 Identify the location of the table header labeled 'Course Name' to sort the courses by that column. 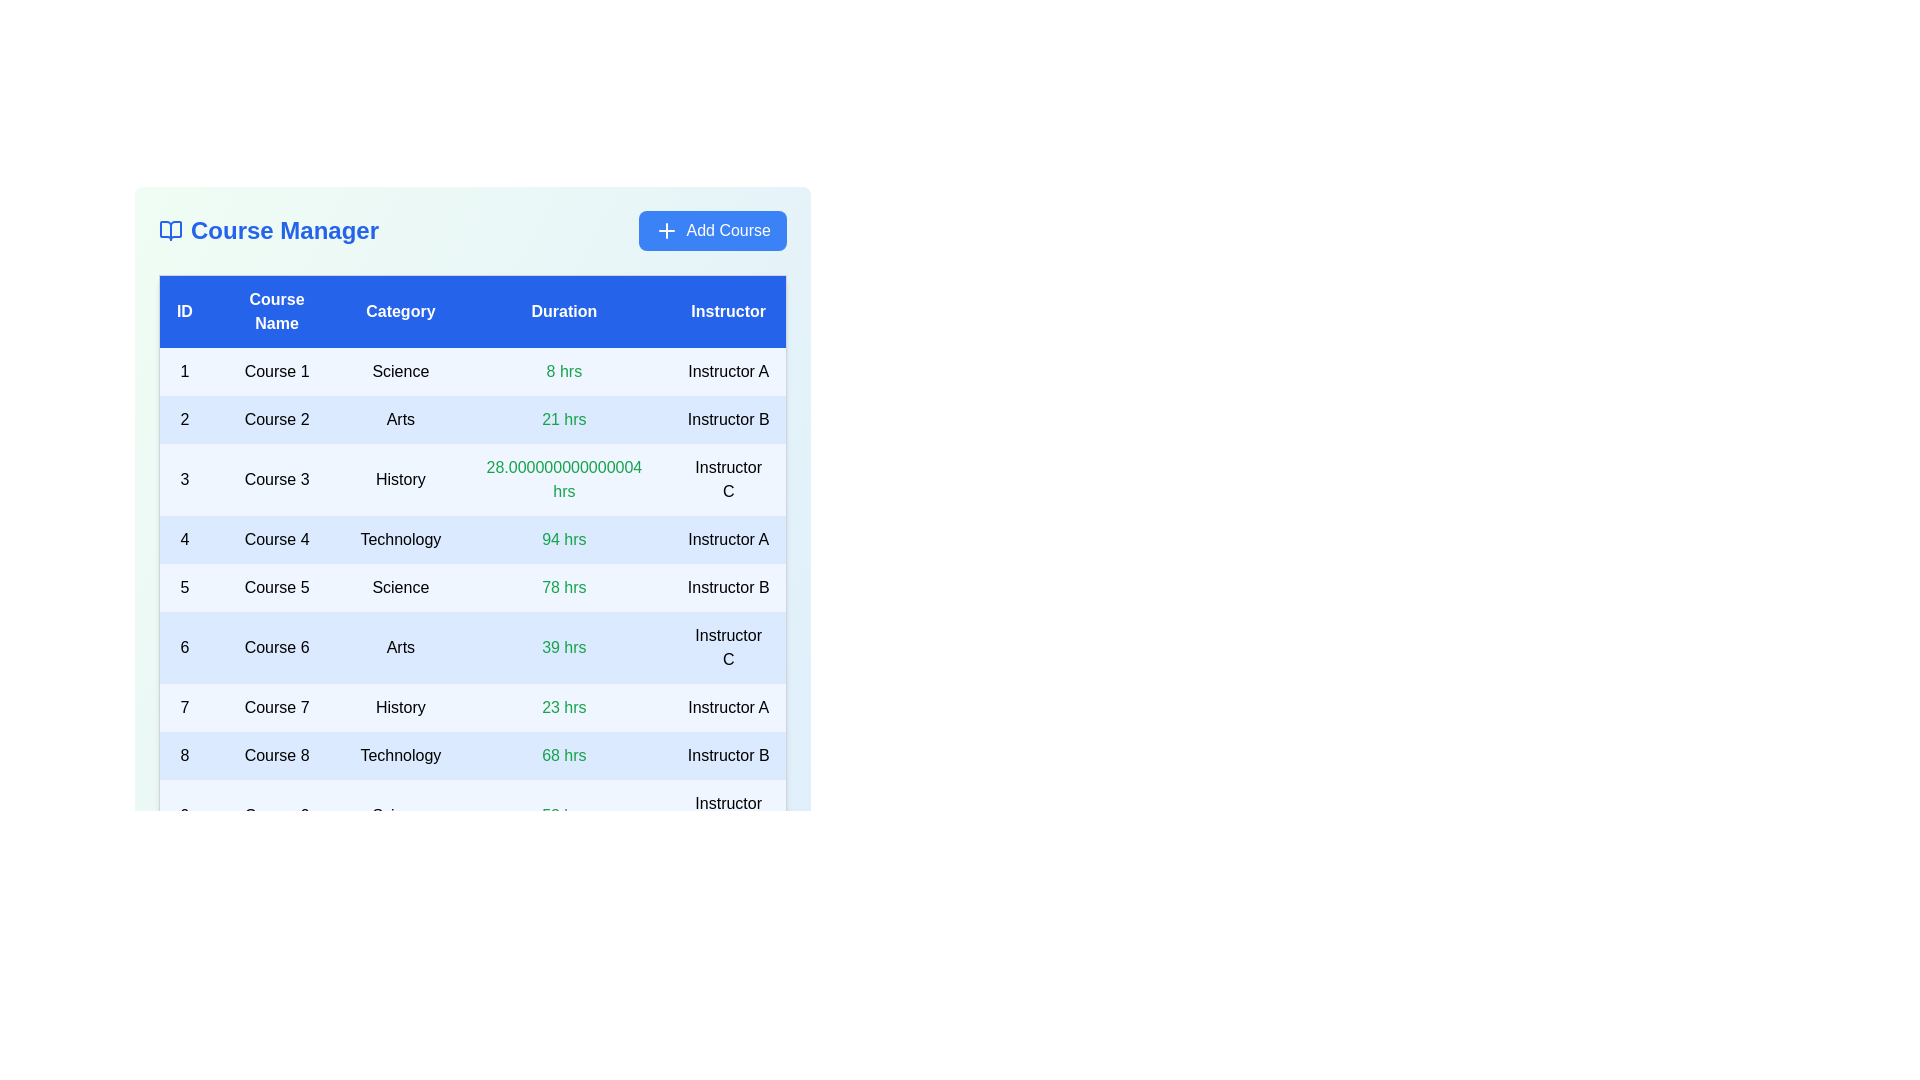
(276, 311).